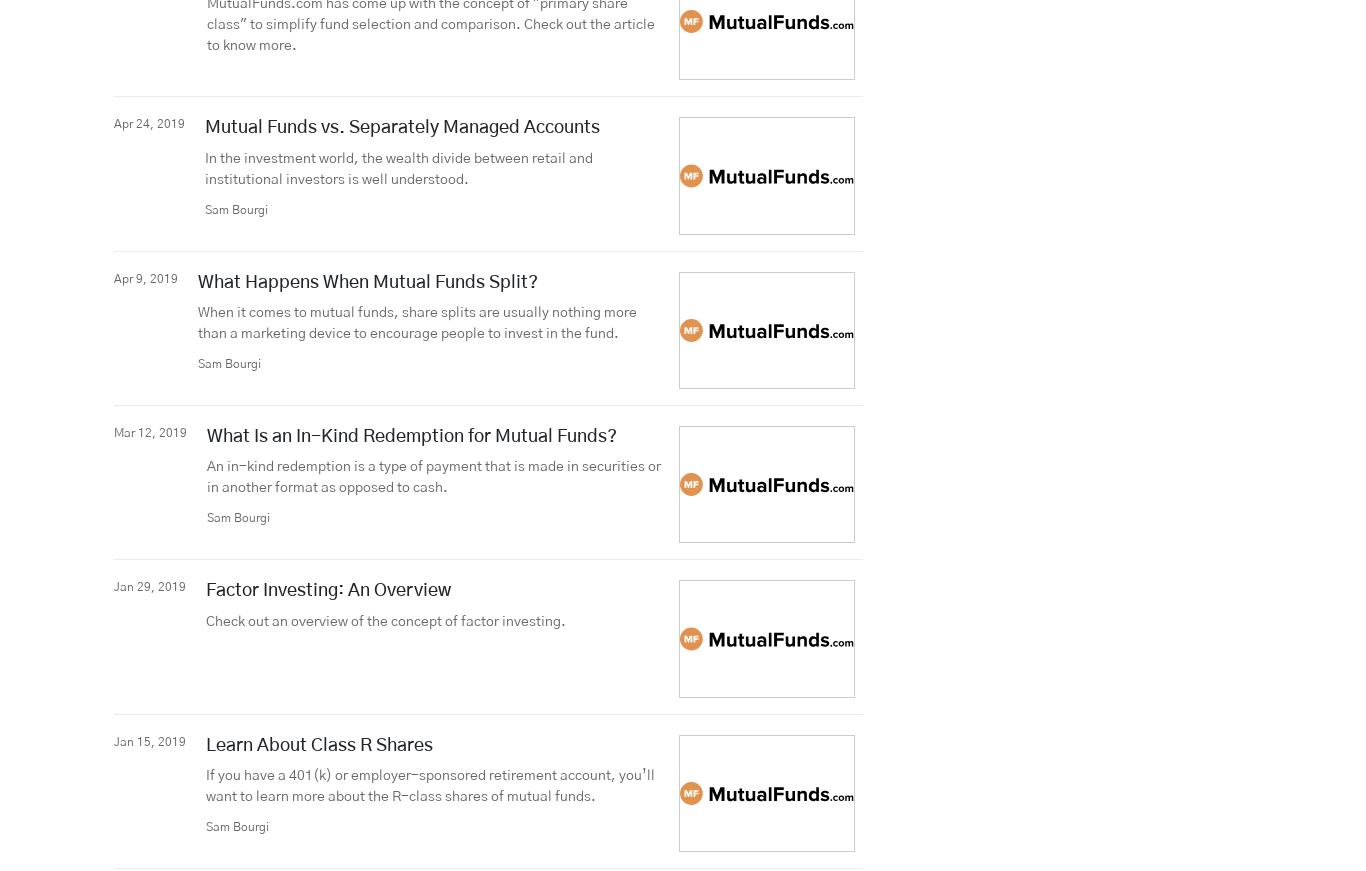 This screenshot has height=871, width=1366. Describe the element at coordinates (398, 168) in the screenshot. I see `'In the investment world, the wealth divide between retail and institutional investors is well understood.'` at that location.